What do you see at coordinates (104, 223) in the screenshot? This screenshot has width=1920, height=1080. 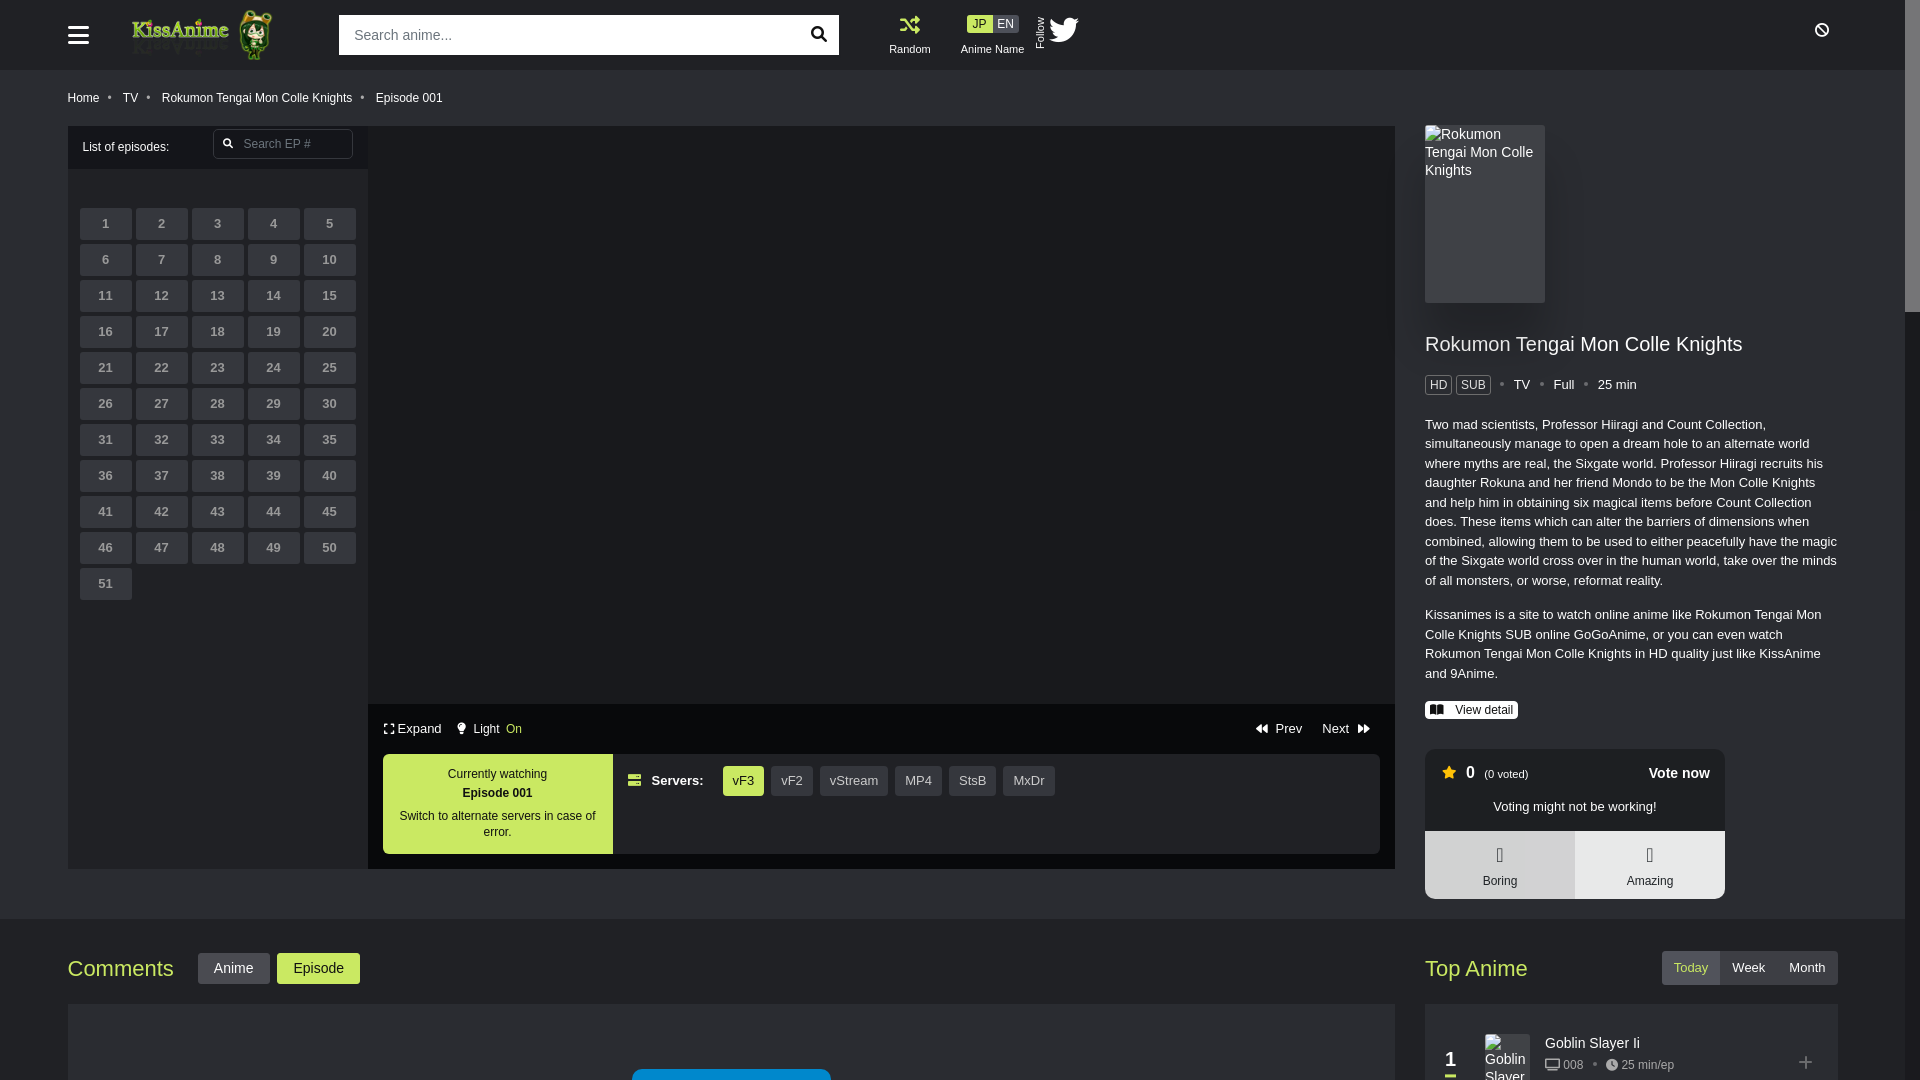 I see `'1'` at bounding box center [104, 223].